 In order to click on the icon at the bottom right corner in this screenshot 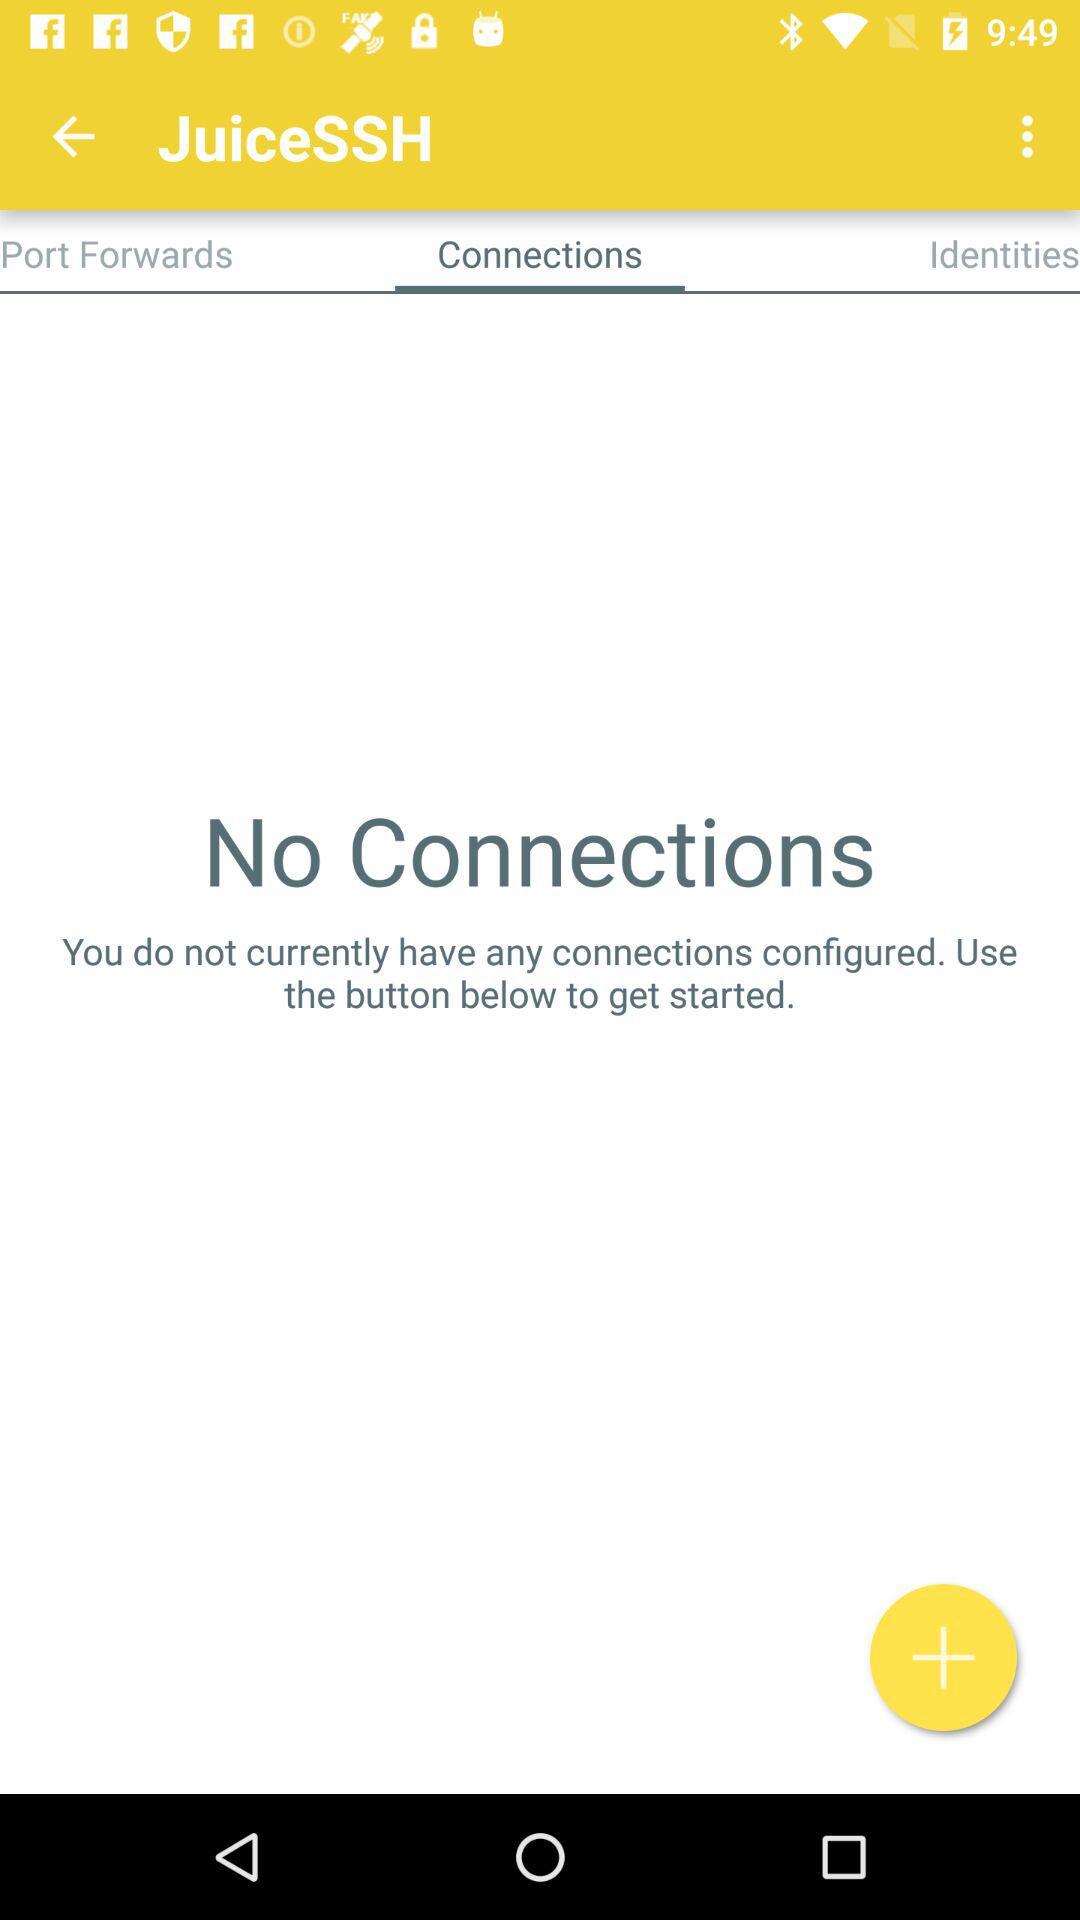, I will do `click(943, 1657)`.